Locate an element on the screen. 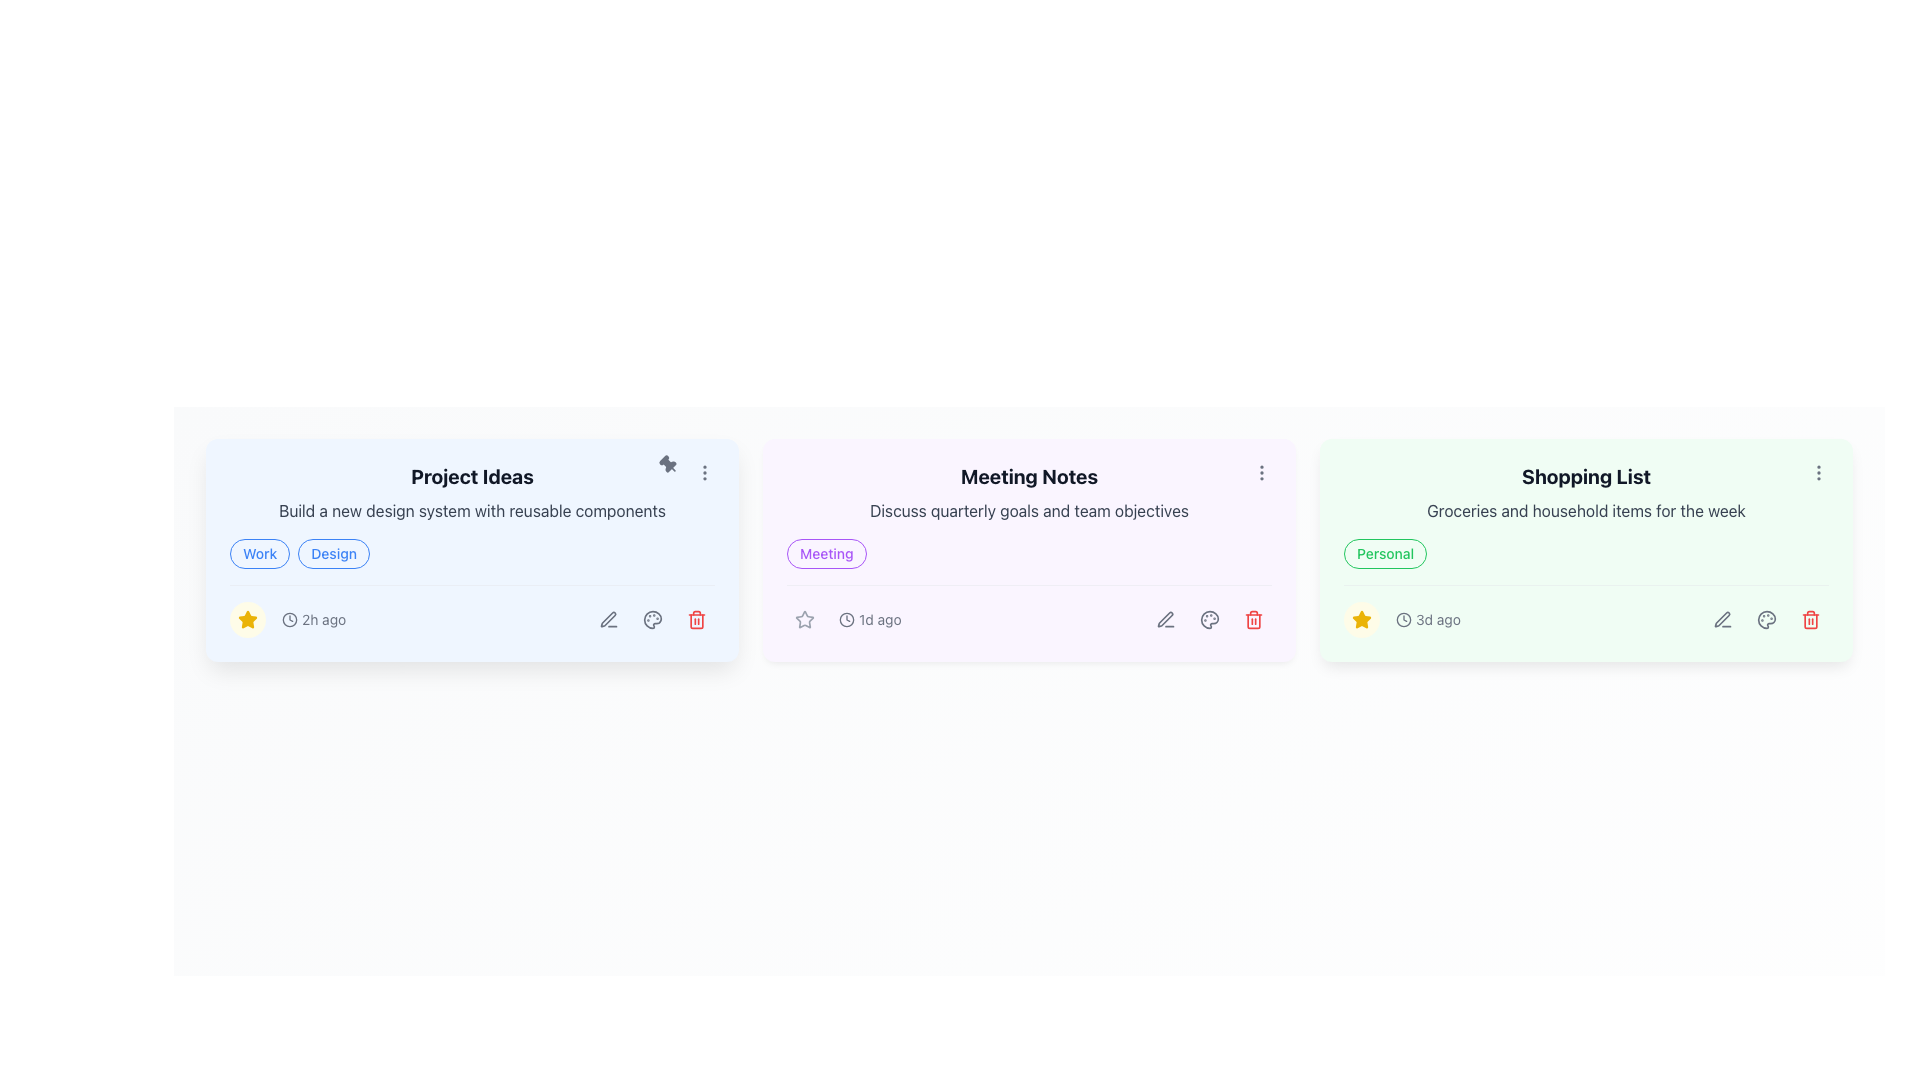 This screenshot has width=1920, height=1080. the vertical ellipsis button at the top-right corner of the 'Shopping List' card is located at coordinates (1819, 473).